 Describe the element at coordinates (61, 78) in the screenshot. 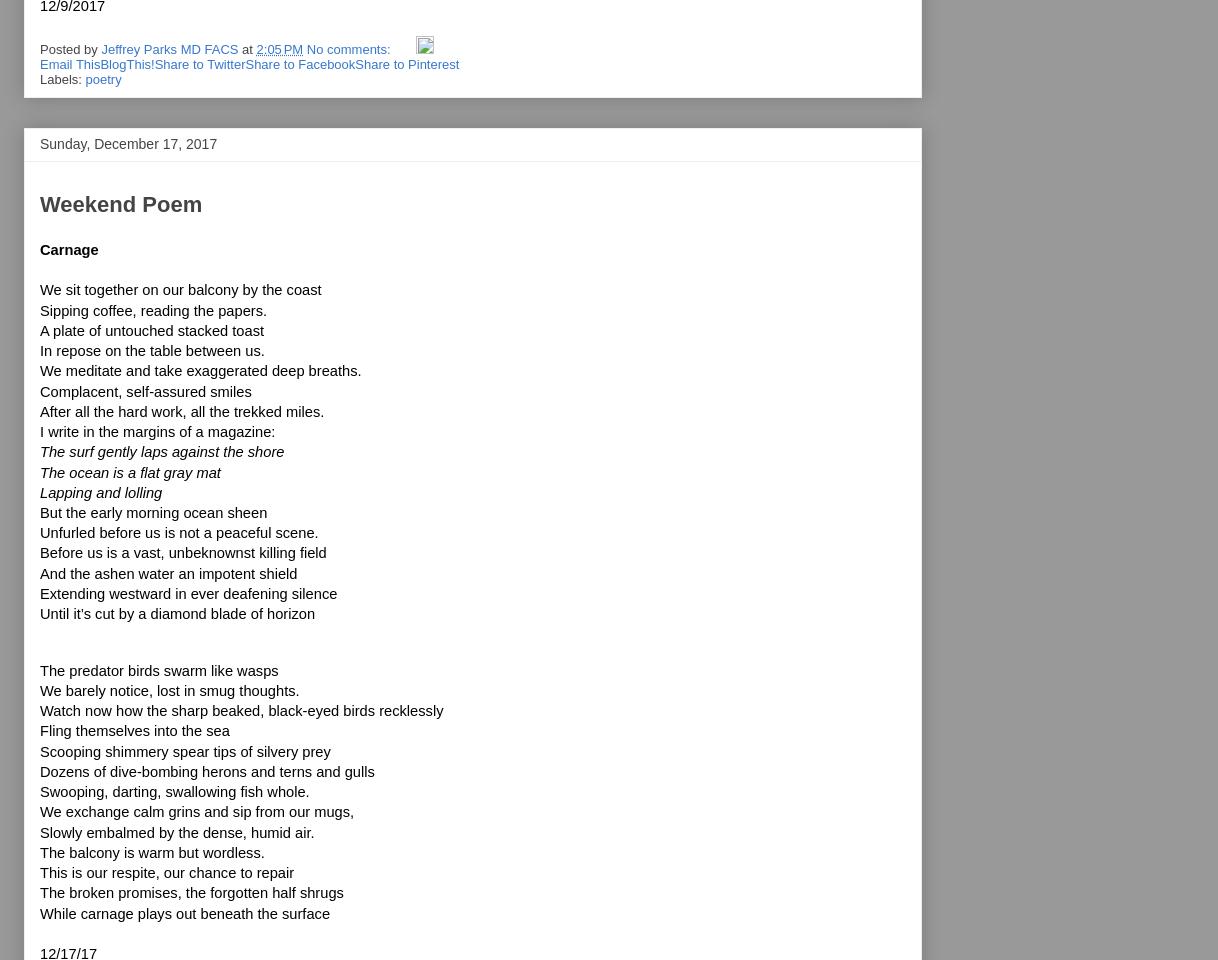

I see `'Labels:'` at that location.